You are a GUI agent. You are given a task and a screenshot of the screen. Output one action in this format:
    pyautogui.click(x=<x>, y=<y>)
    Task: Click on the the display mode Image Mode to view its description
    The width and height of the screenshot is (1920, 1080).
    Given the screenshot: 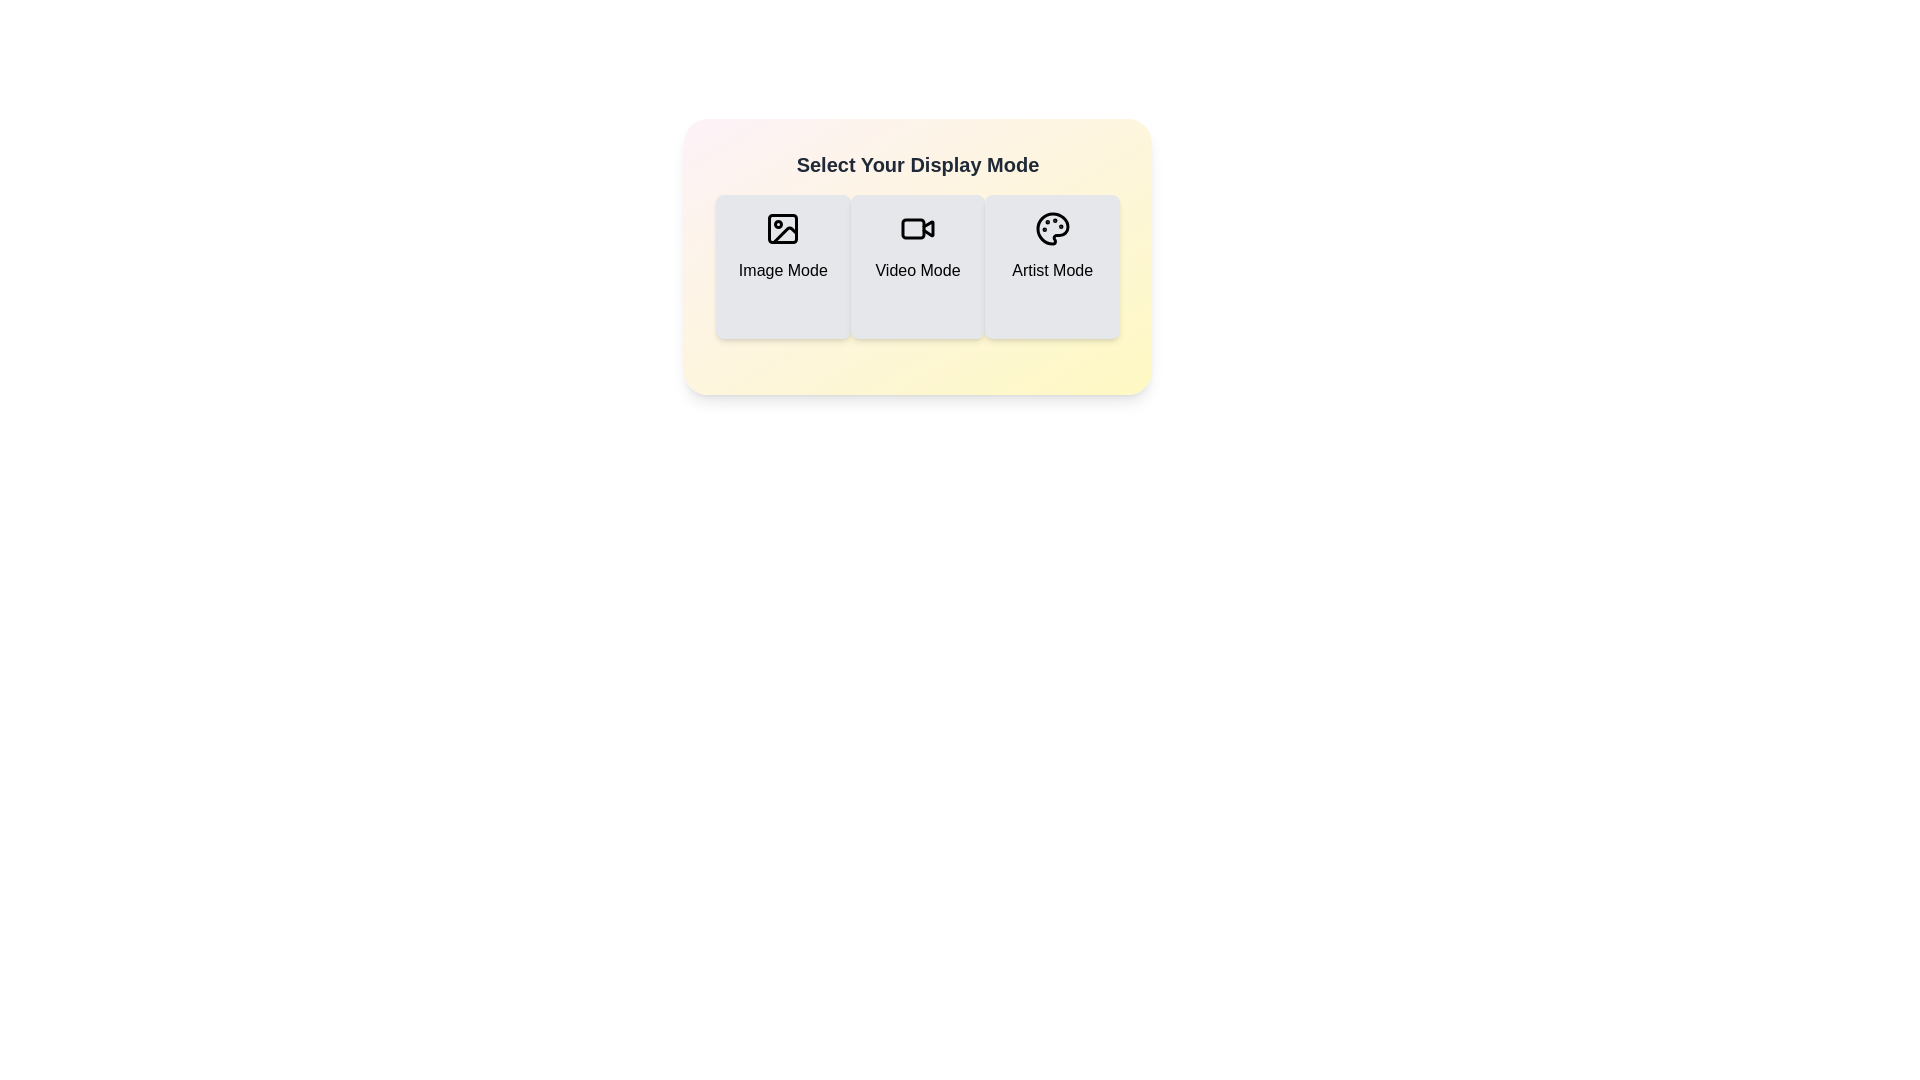 What is the action you would take?
    pyautogui.click(x=782, y=265)
    